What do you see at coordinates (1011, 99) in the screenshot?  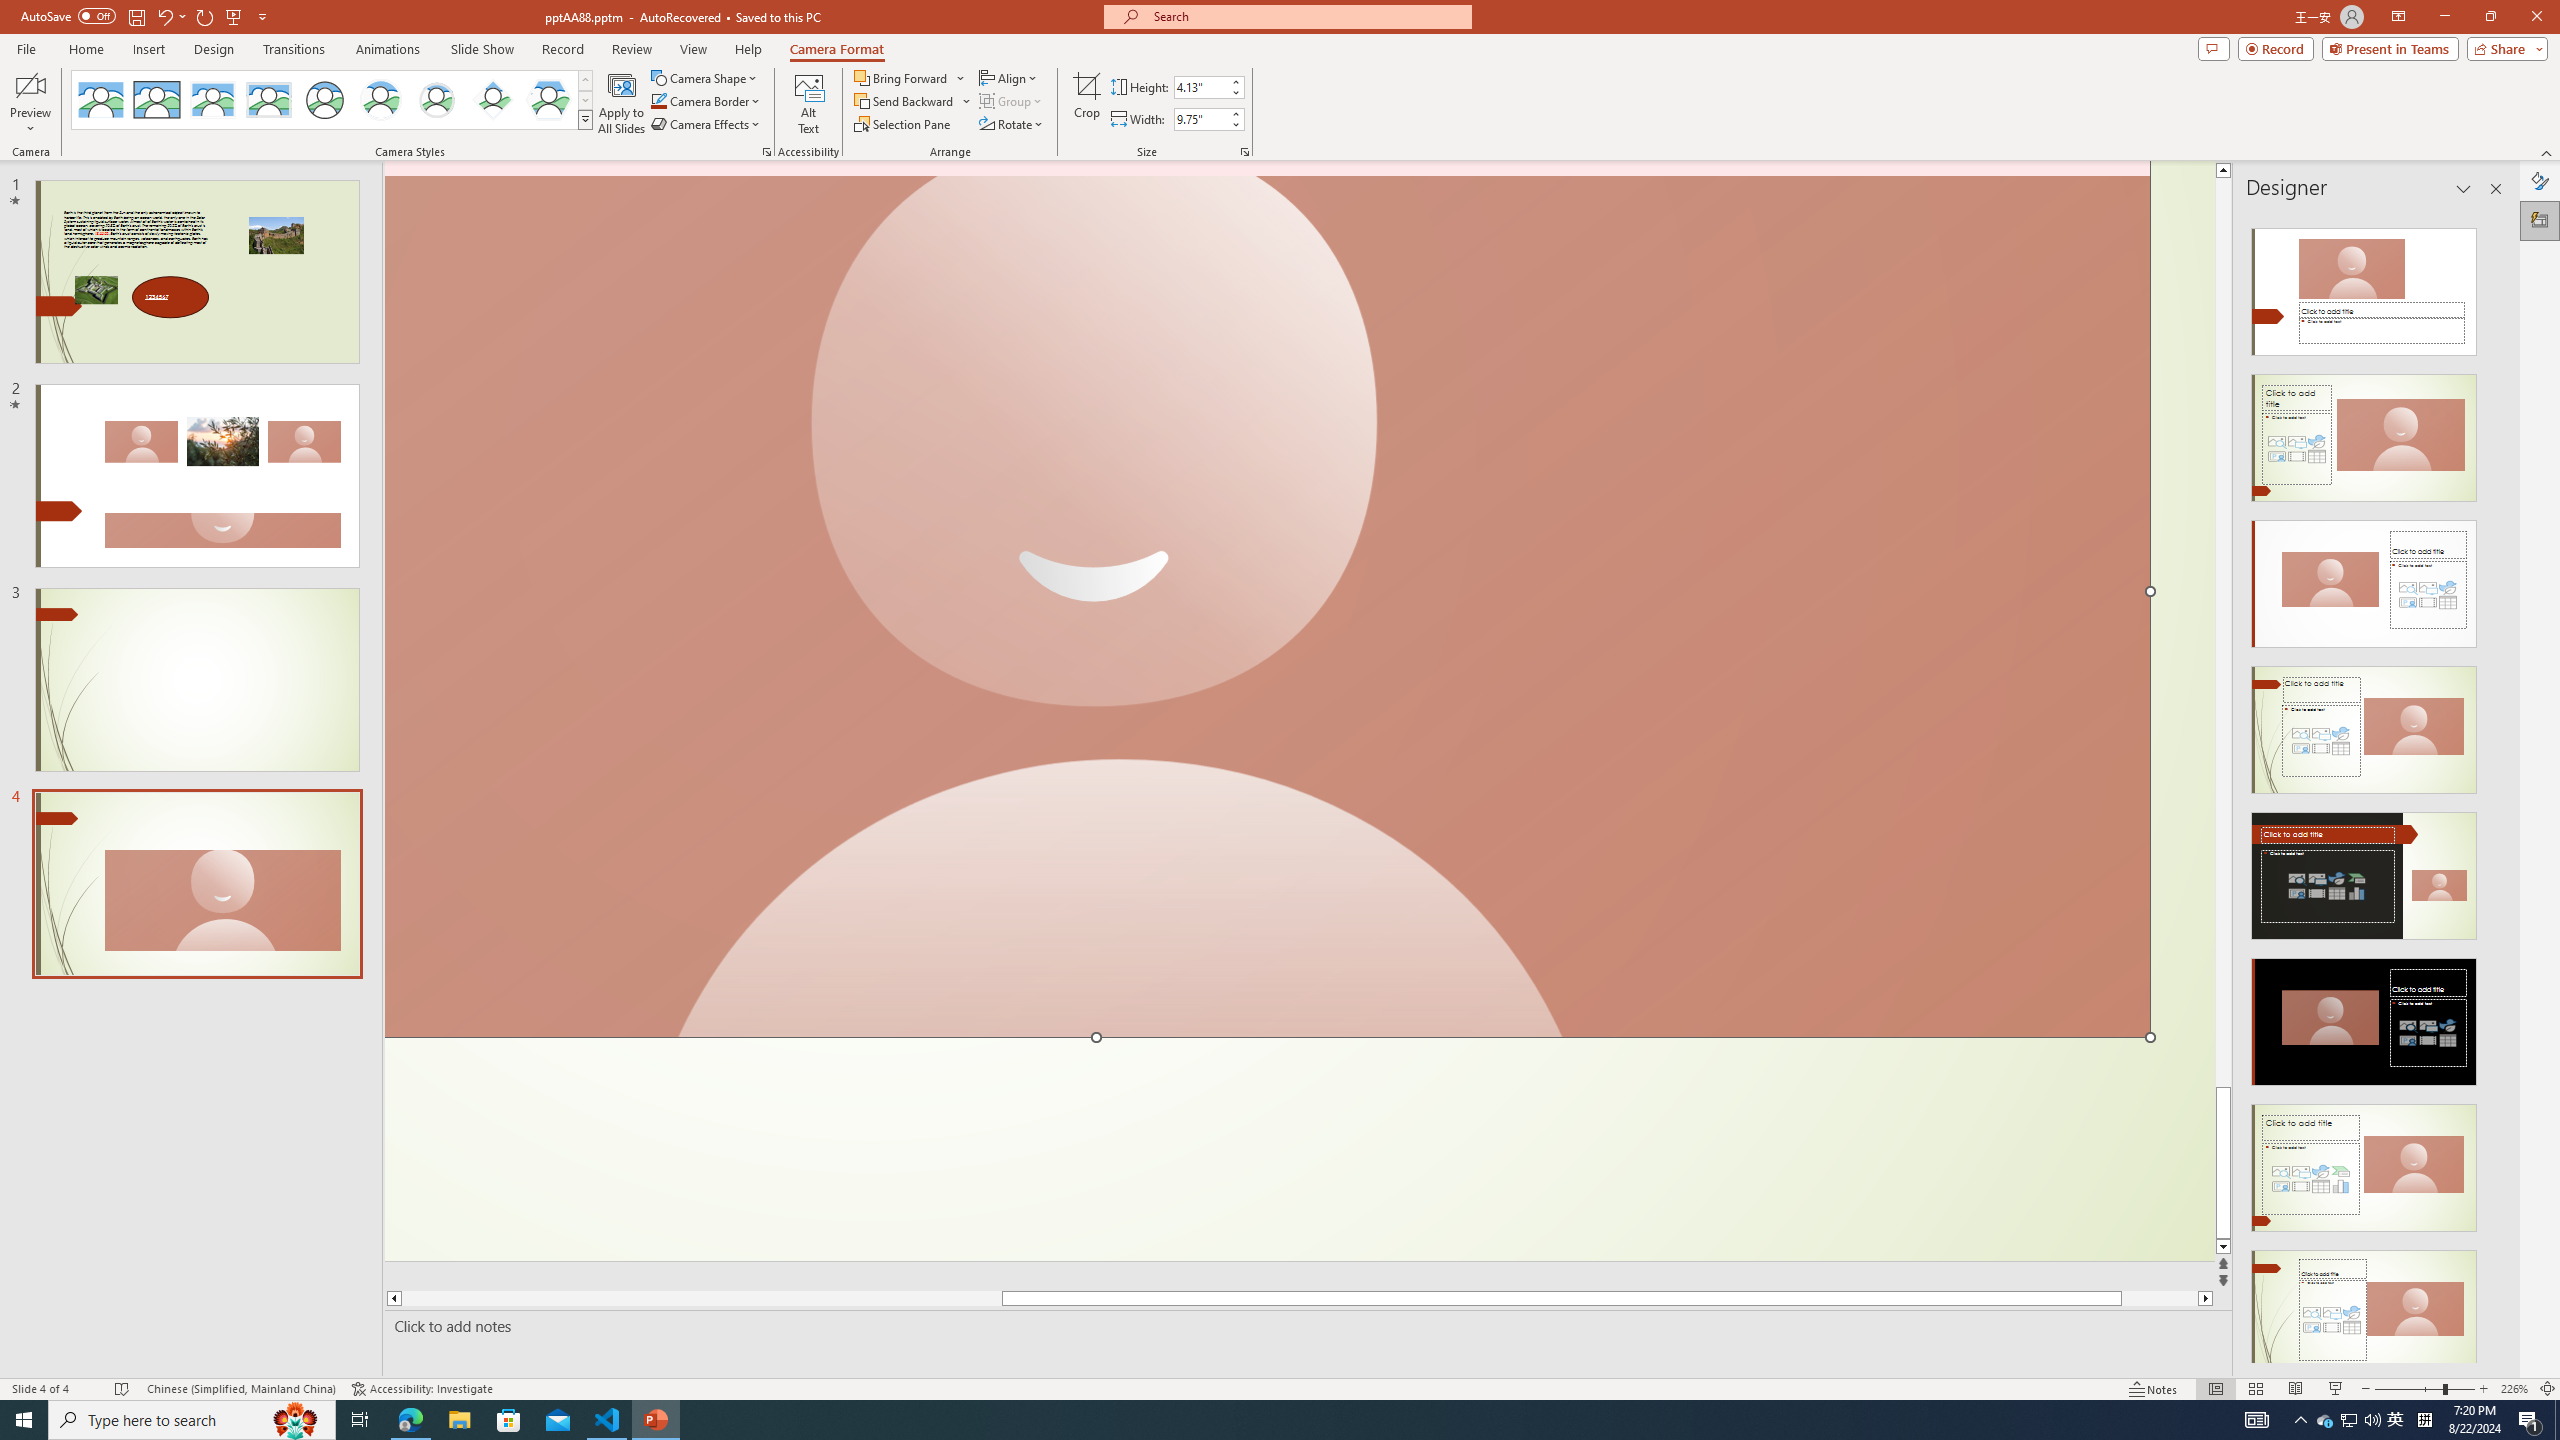 I see `'Group'` at bounding box center [1011, 99].